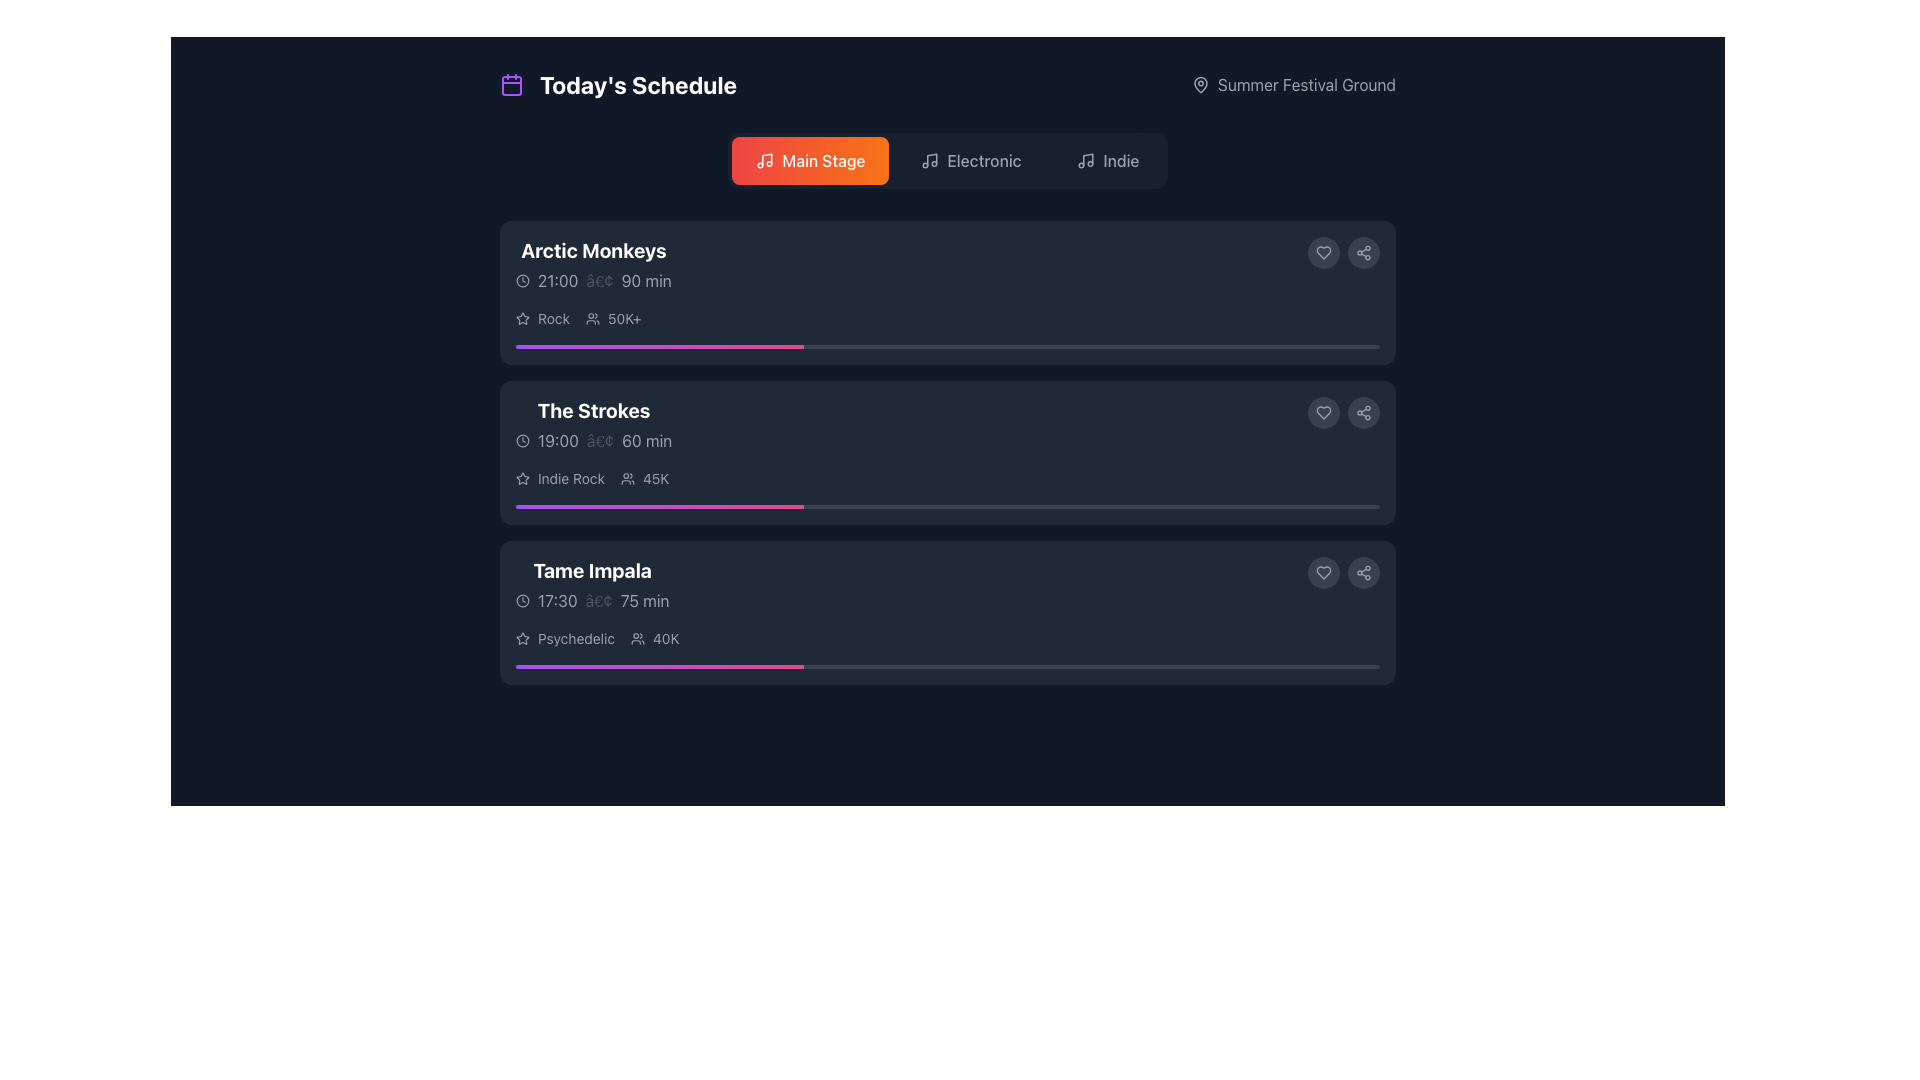 This screenshot has width=1920, height=1080. Describe the element at coordinates (1362, 252) in the screenshot. I see `the share button located at the top-right corner of each event card in the schedule list to change its background color` at that location.